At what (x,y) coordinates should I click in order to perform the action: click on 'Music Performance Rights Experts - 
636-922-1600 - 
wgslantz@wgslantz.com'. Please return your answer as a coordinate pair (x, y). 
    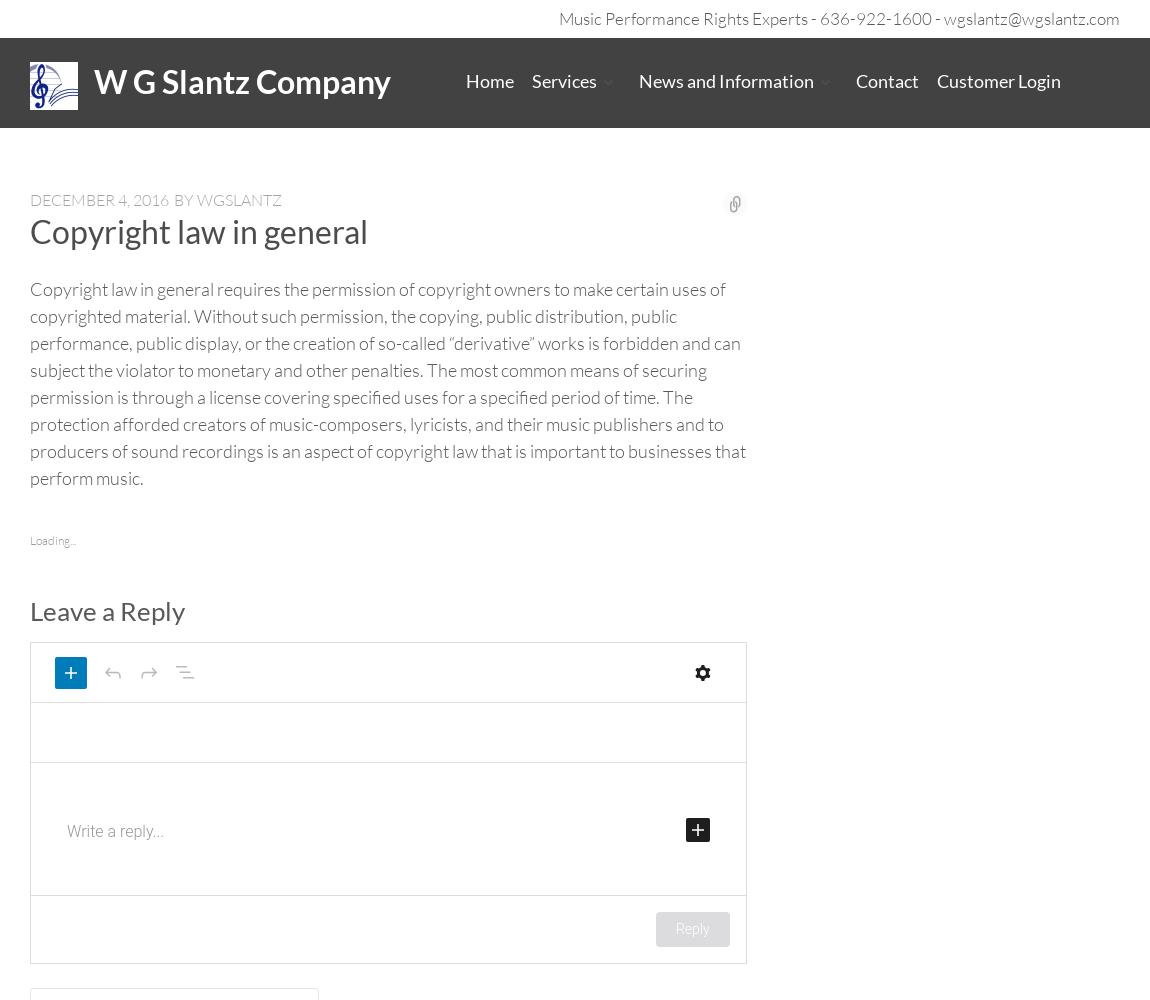
    Looking at the image, I should click on (838, 18).